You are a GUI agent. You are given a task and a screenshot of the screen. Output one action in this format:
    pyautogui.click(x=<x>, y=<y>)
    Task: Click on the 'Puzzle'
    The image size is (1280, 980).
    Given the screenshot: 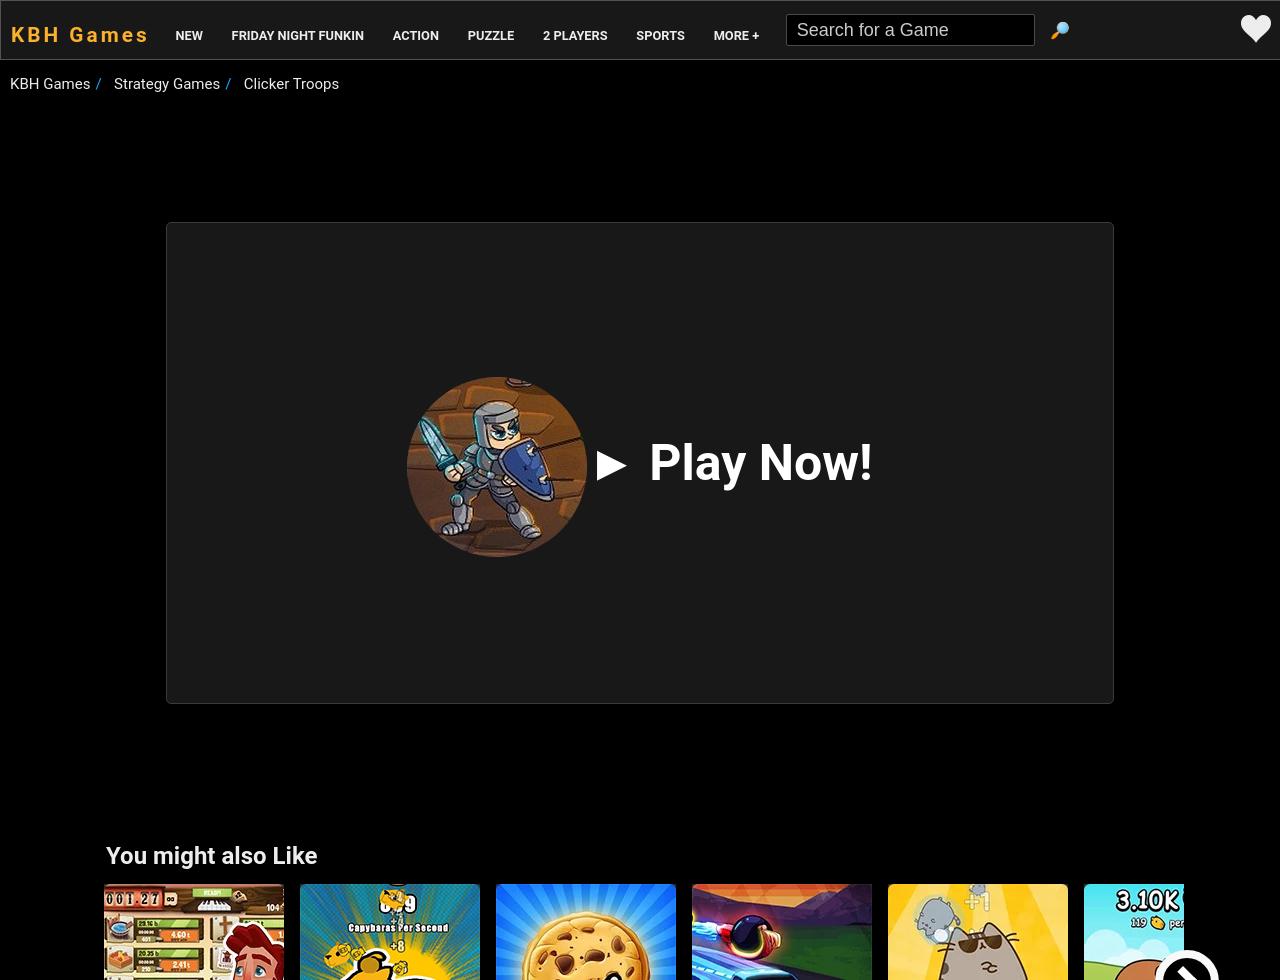 What is the action you would take?
    pyautogui.click(x=490, y=35)
    